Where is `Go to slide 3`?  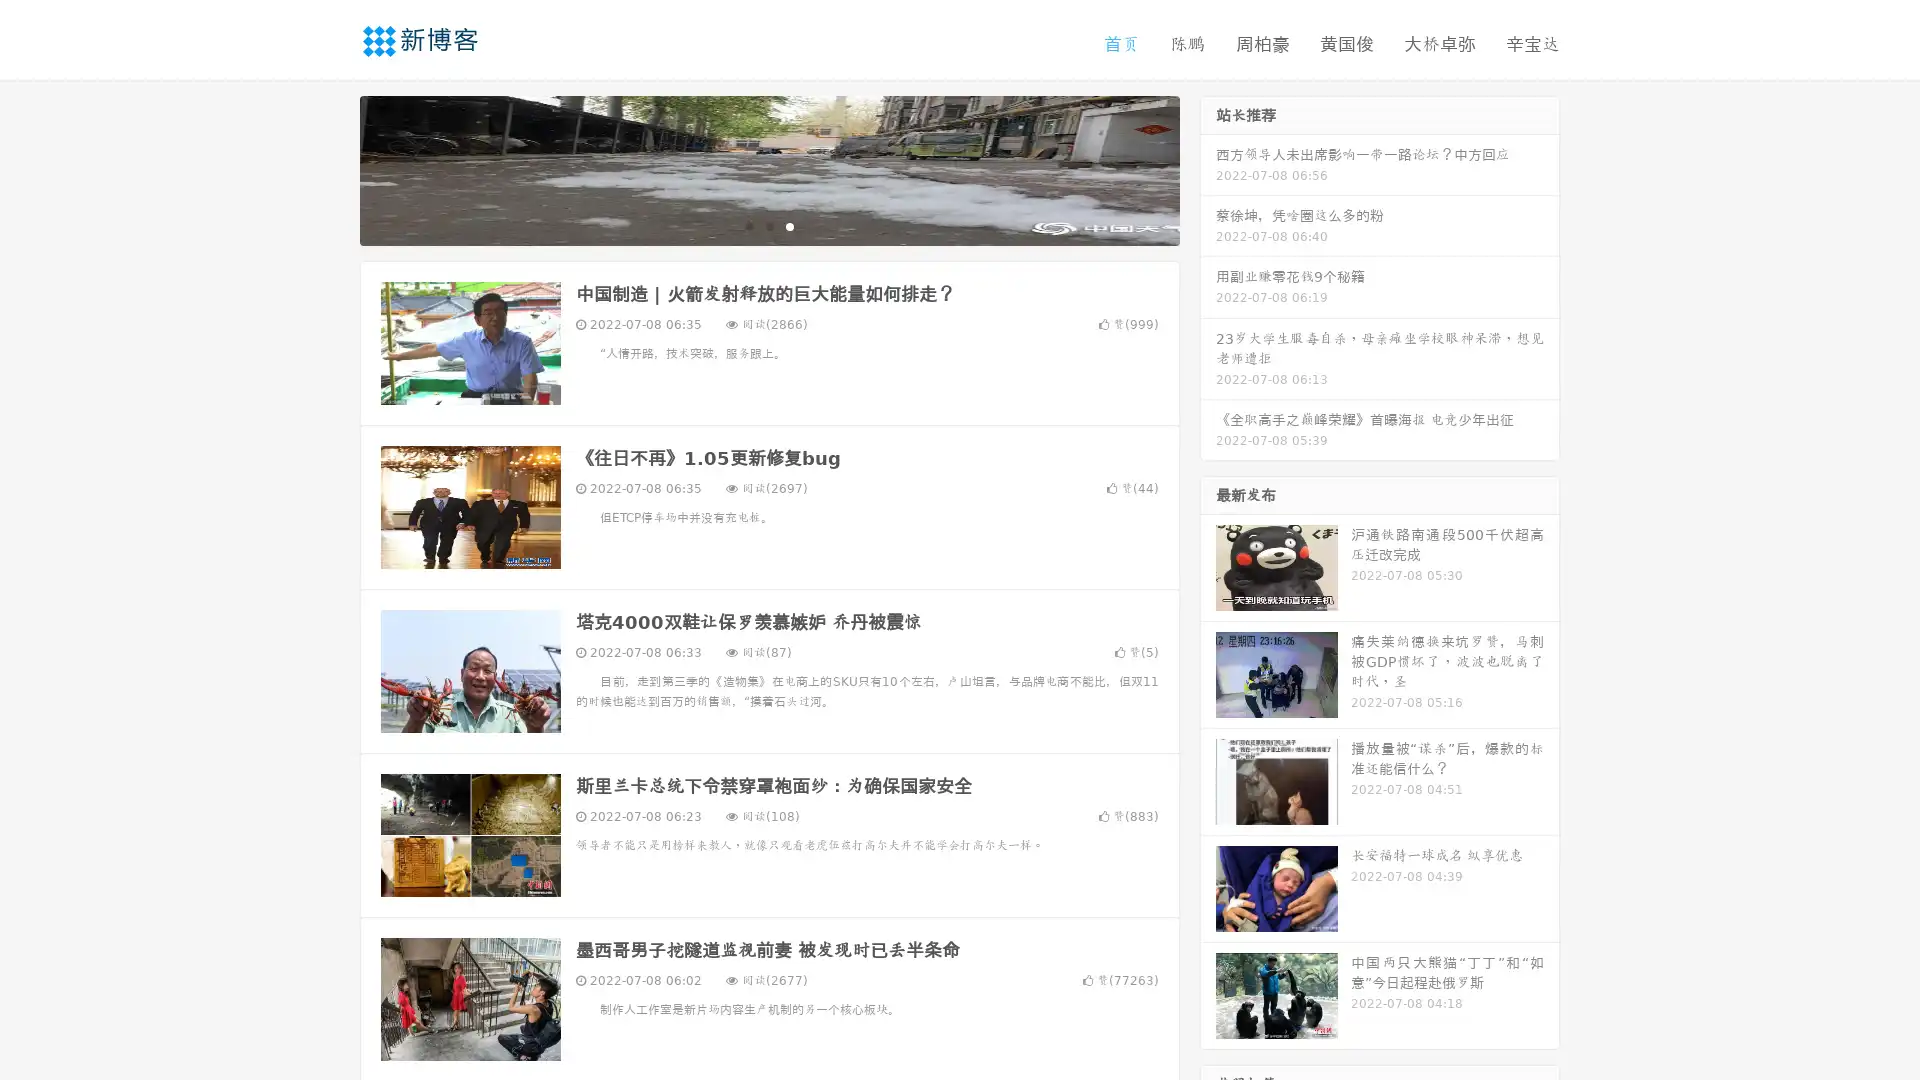
Go to slide 3 is located at coordinates (789, 225).